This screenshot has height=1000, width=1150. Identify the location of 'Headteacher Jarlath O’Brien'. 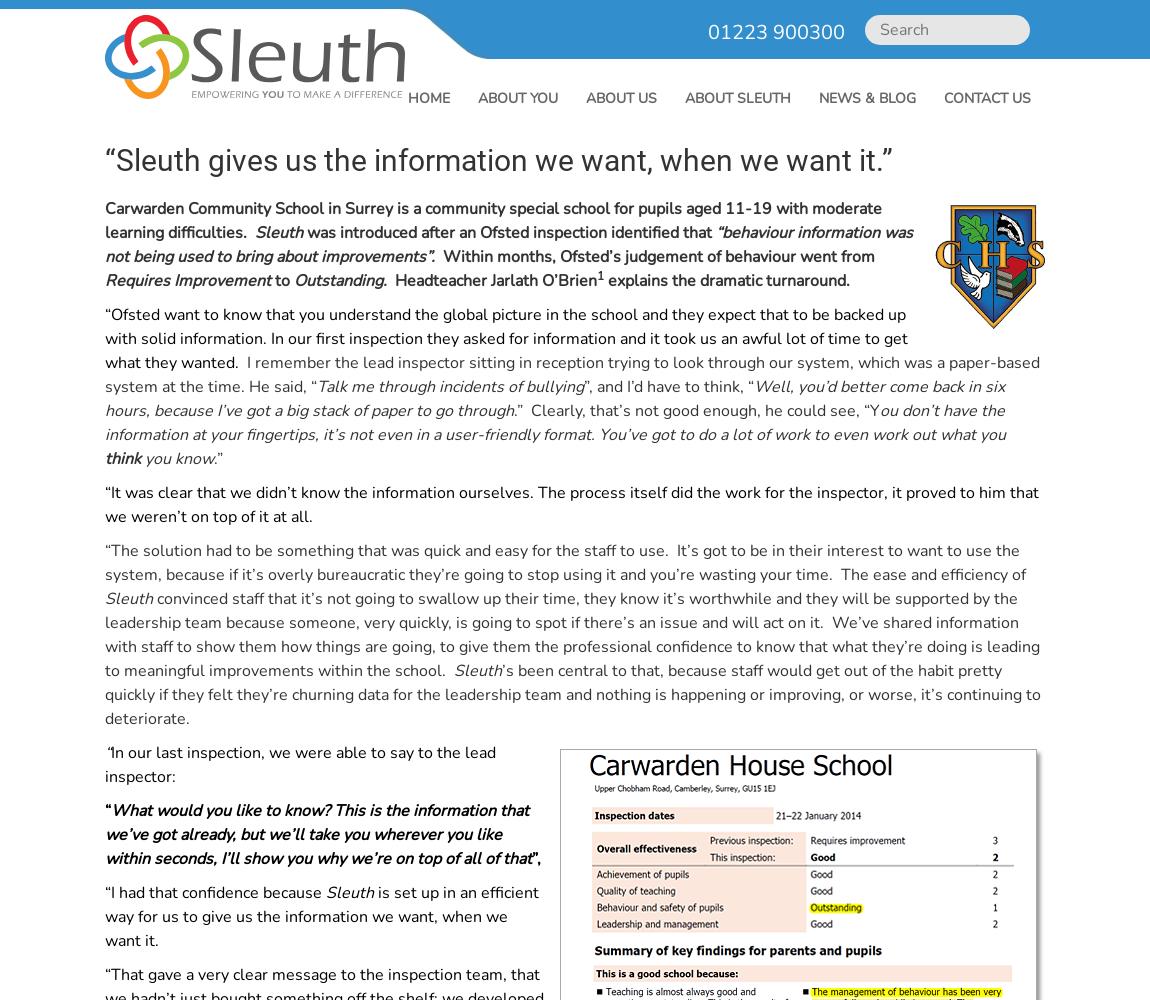
(391, 281).